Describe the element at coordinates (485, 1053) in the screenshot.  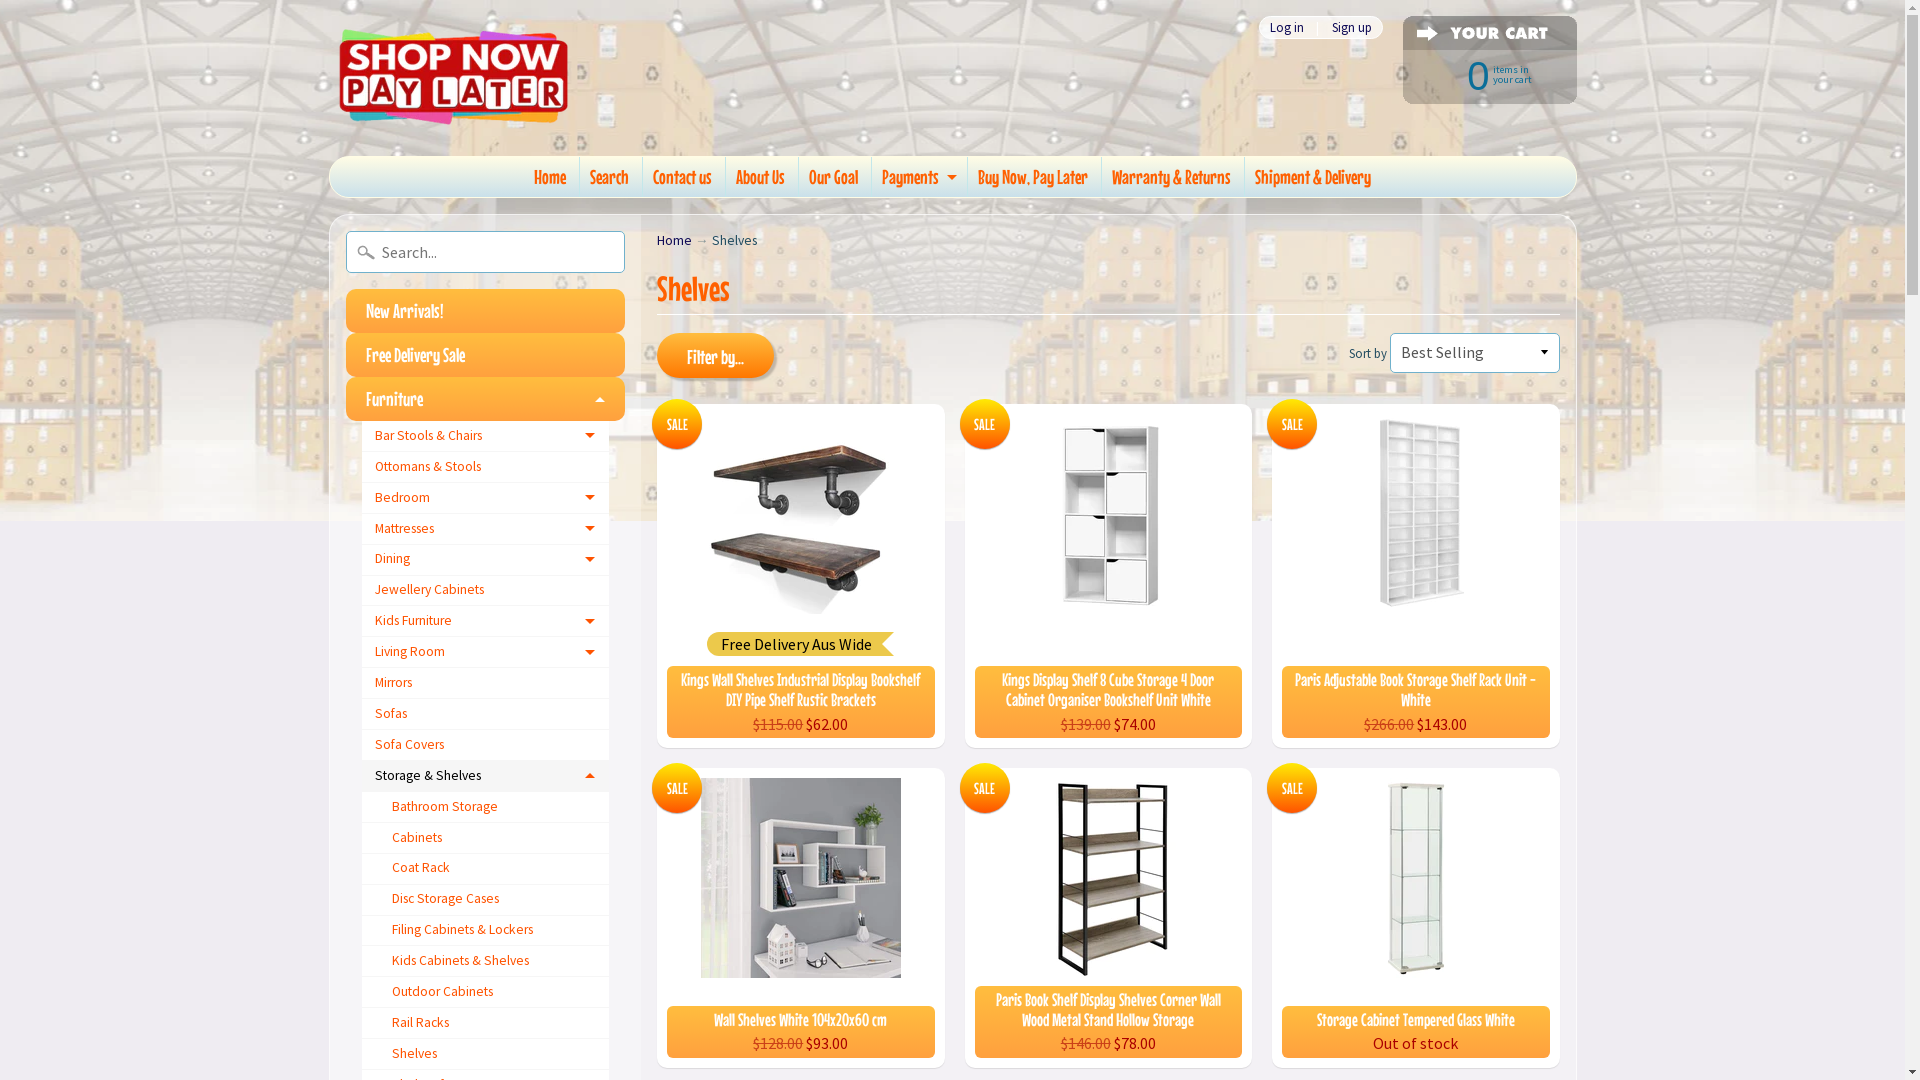
I see `'Shelves'` at that location.